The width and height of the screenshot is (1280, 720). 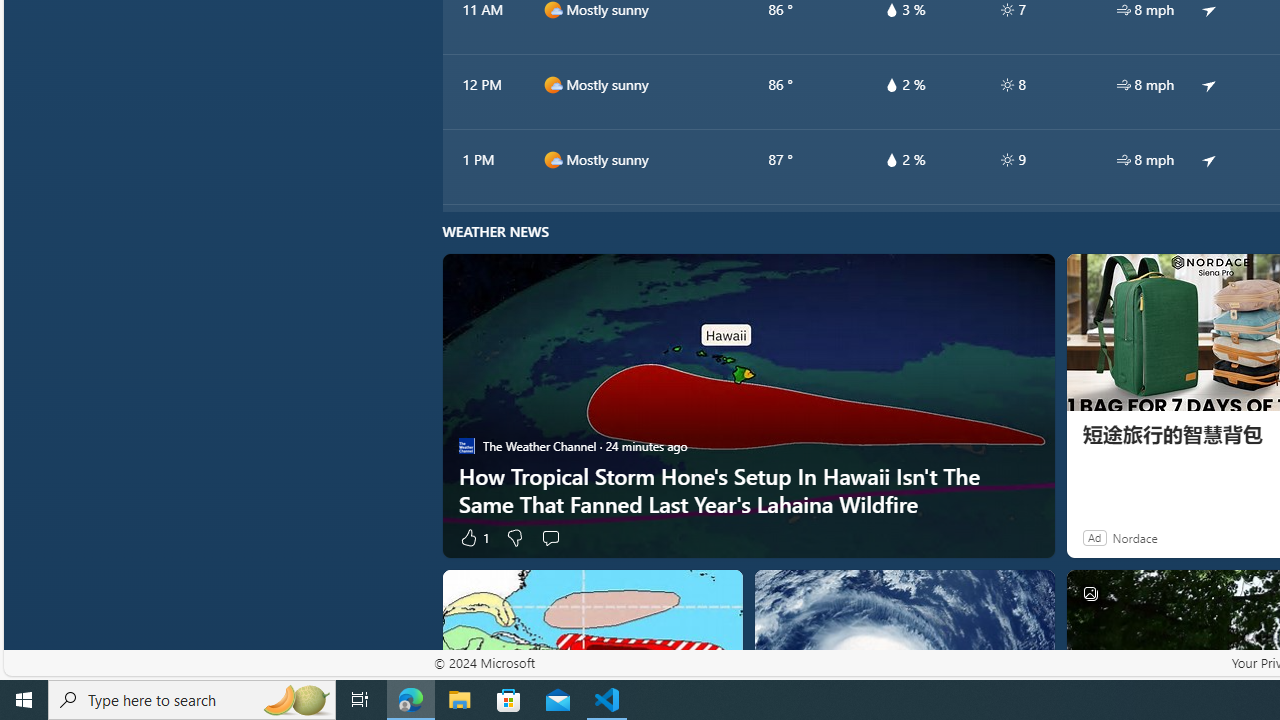 What do you see at coordinates (465, 445) in the screenshot?
I see `'The Weather Channel'` at bounding box center [465, 445].